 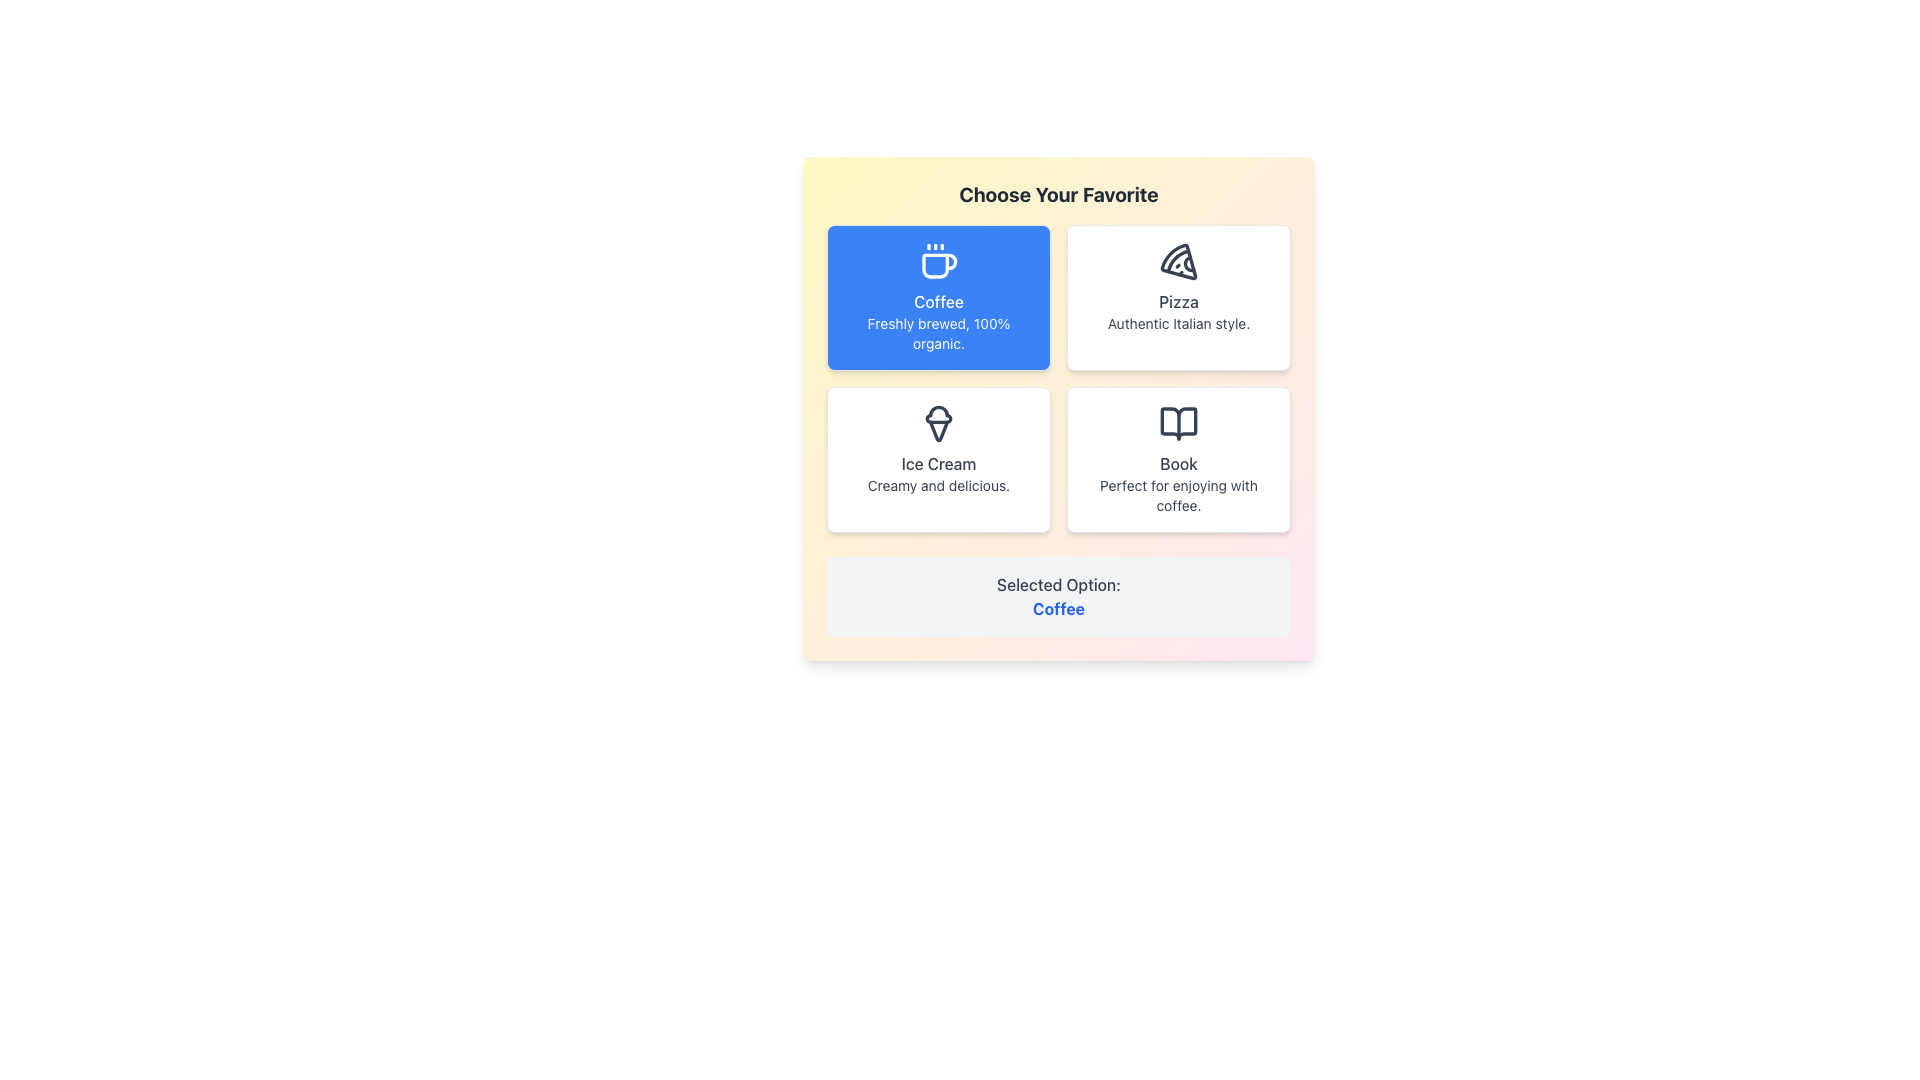 I want to click on text label located directly underneath the pizza icon and above the text 'Authentic Italian style' in the top-right quadrant of the selection grid, so click(x=1179, y=301).